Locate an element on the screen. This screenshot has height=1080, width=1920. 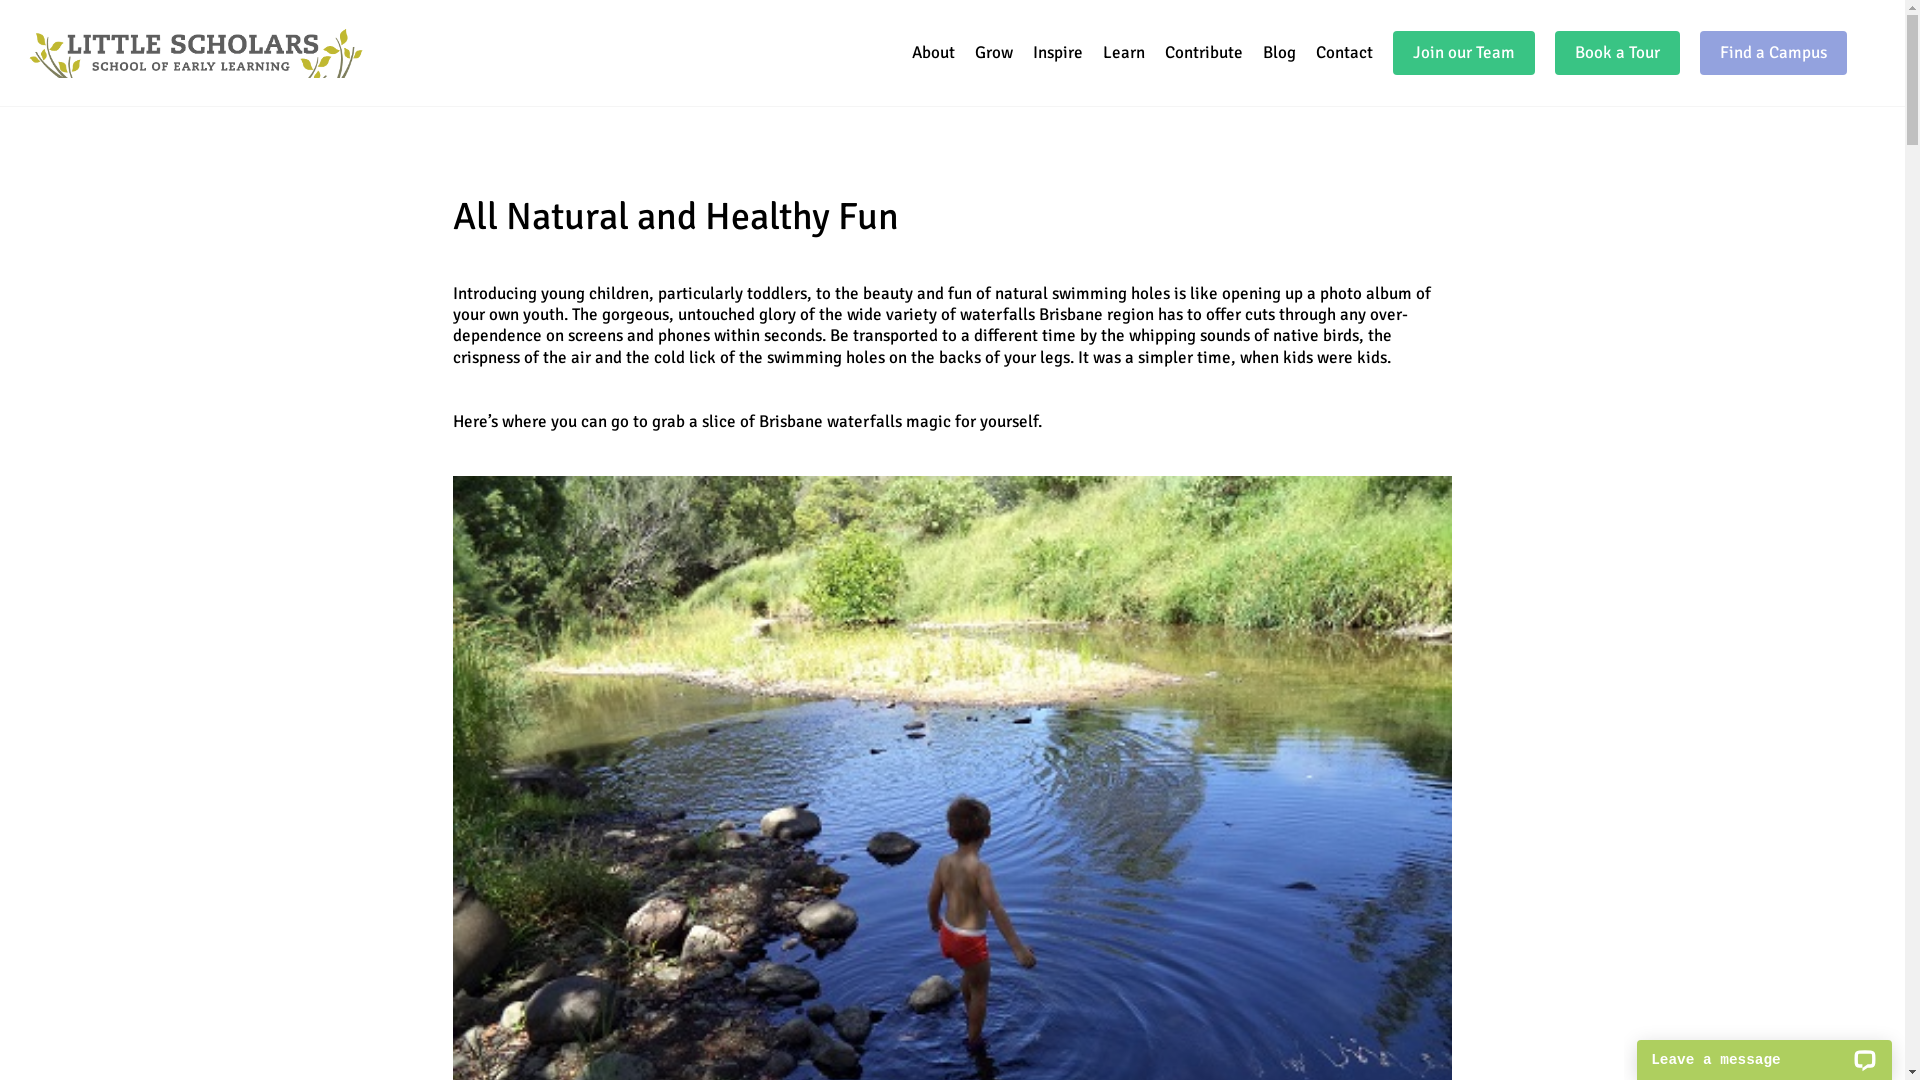
'Book a Tour' is located at coordinates (1617, 52).